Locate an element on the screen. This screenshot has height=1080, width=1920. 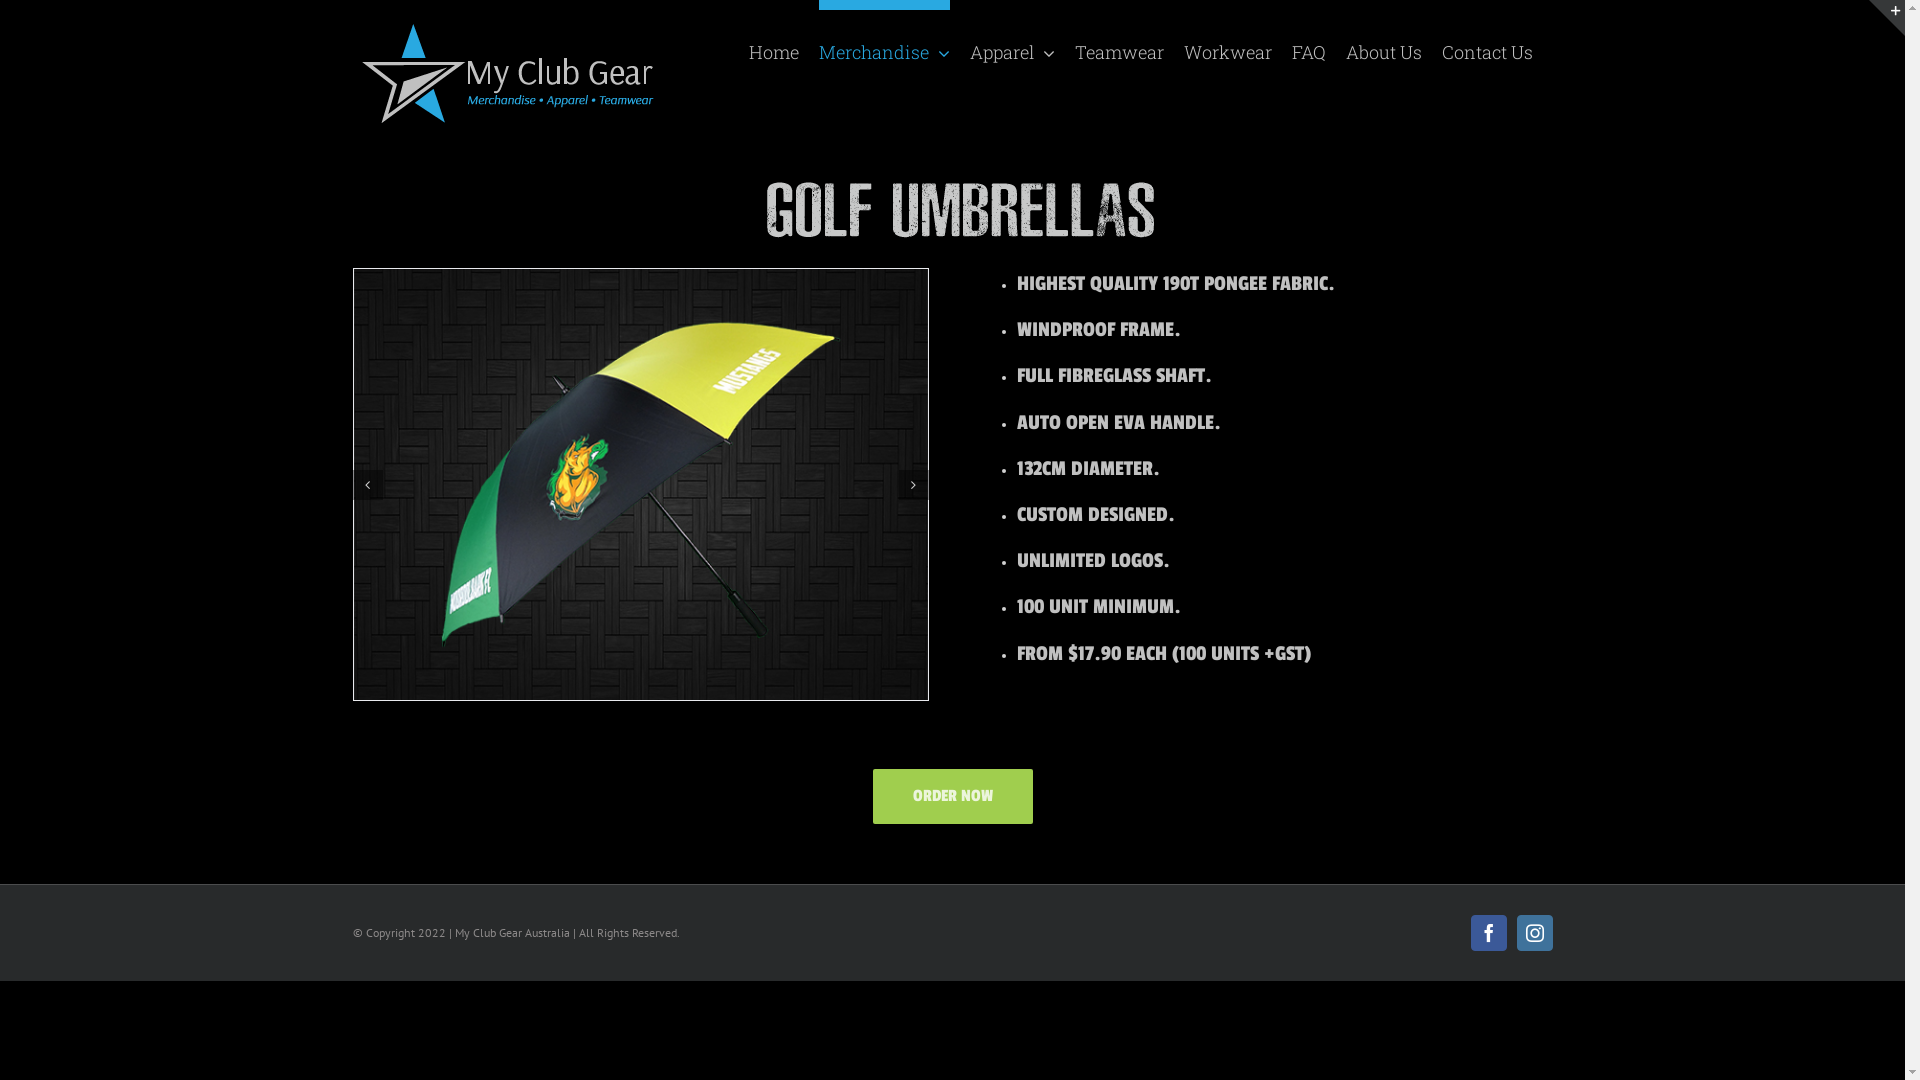
'Teamwear' is located at coordinates (1117, 45).